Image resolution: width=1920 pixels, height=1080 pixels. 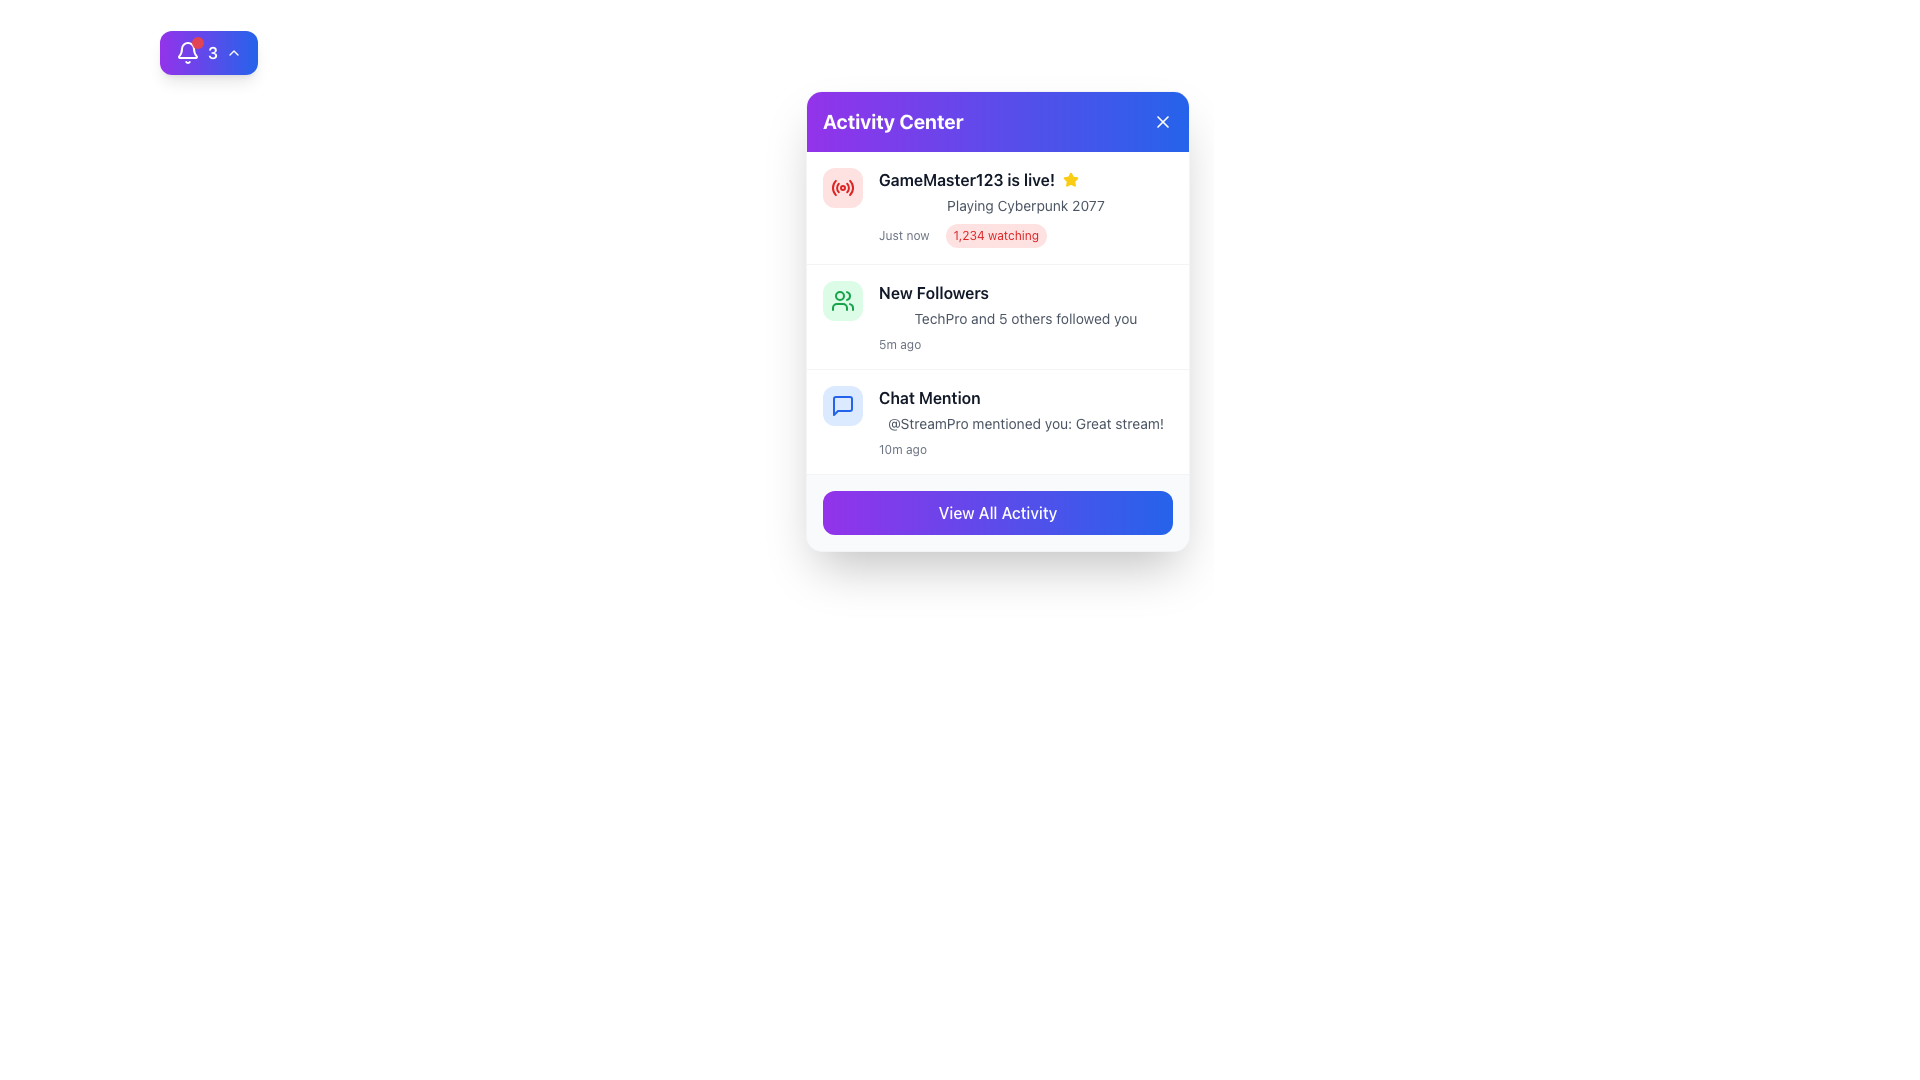 I want to click on the 'Activity Center' title text label located at the top-left corner of the dialog box, so click(x=892, y=122).